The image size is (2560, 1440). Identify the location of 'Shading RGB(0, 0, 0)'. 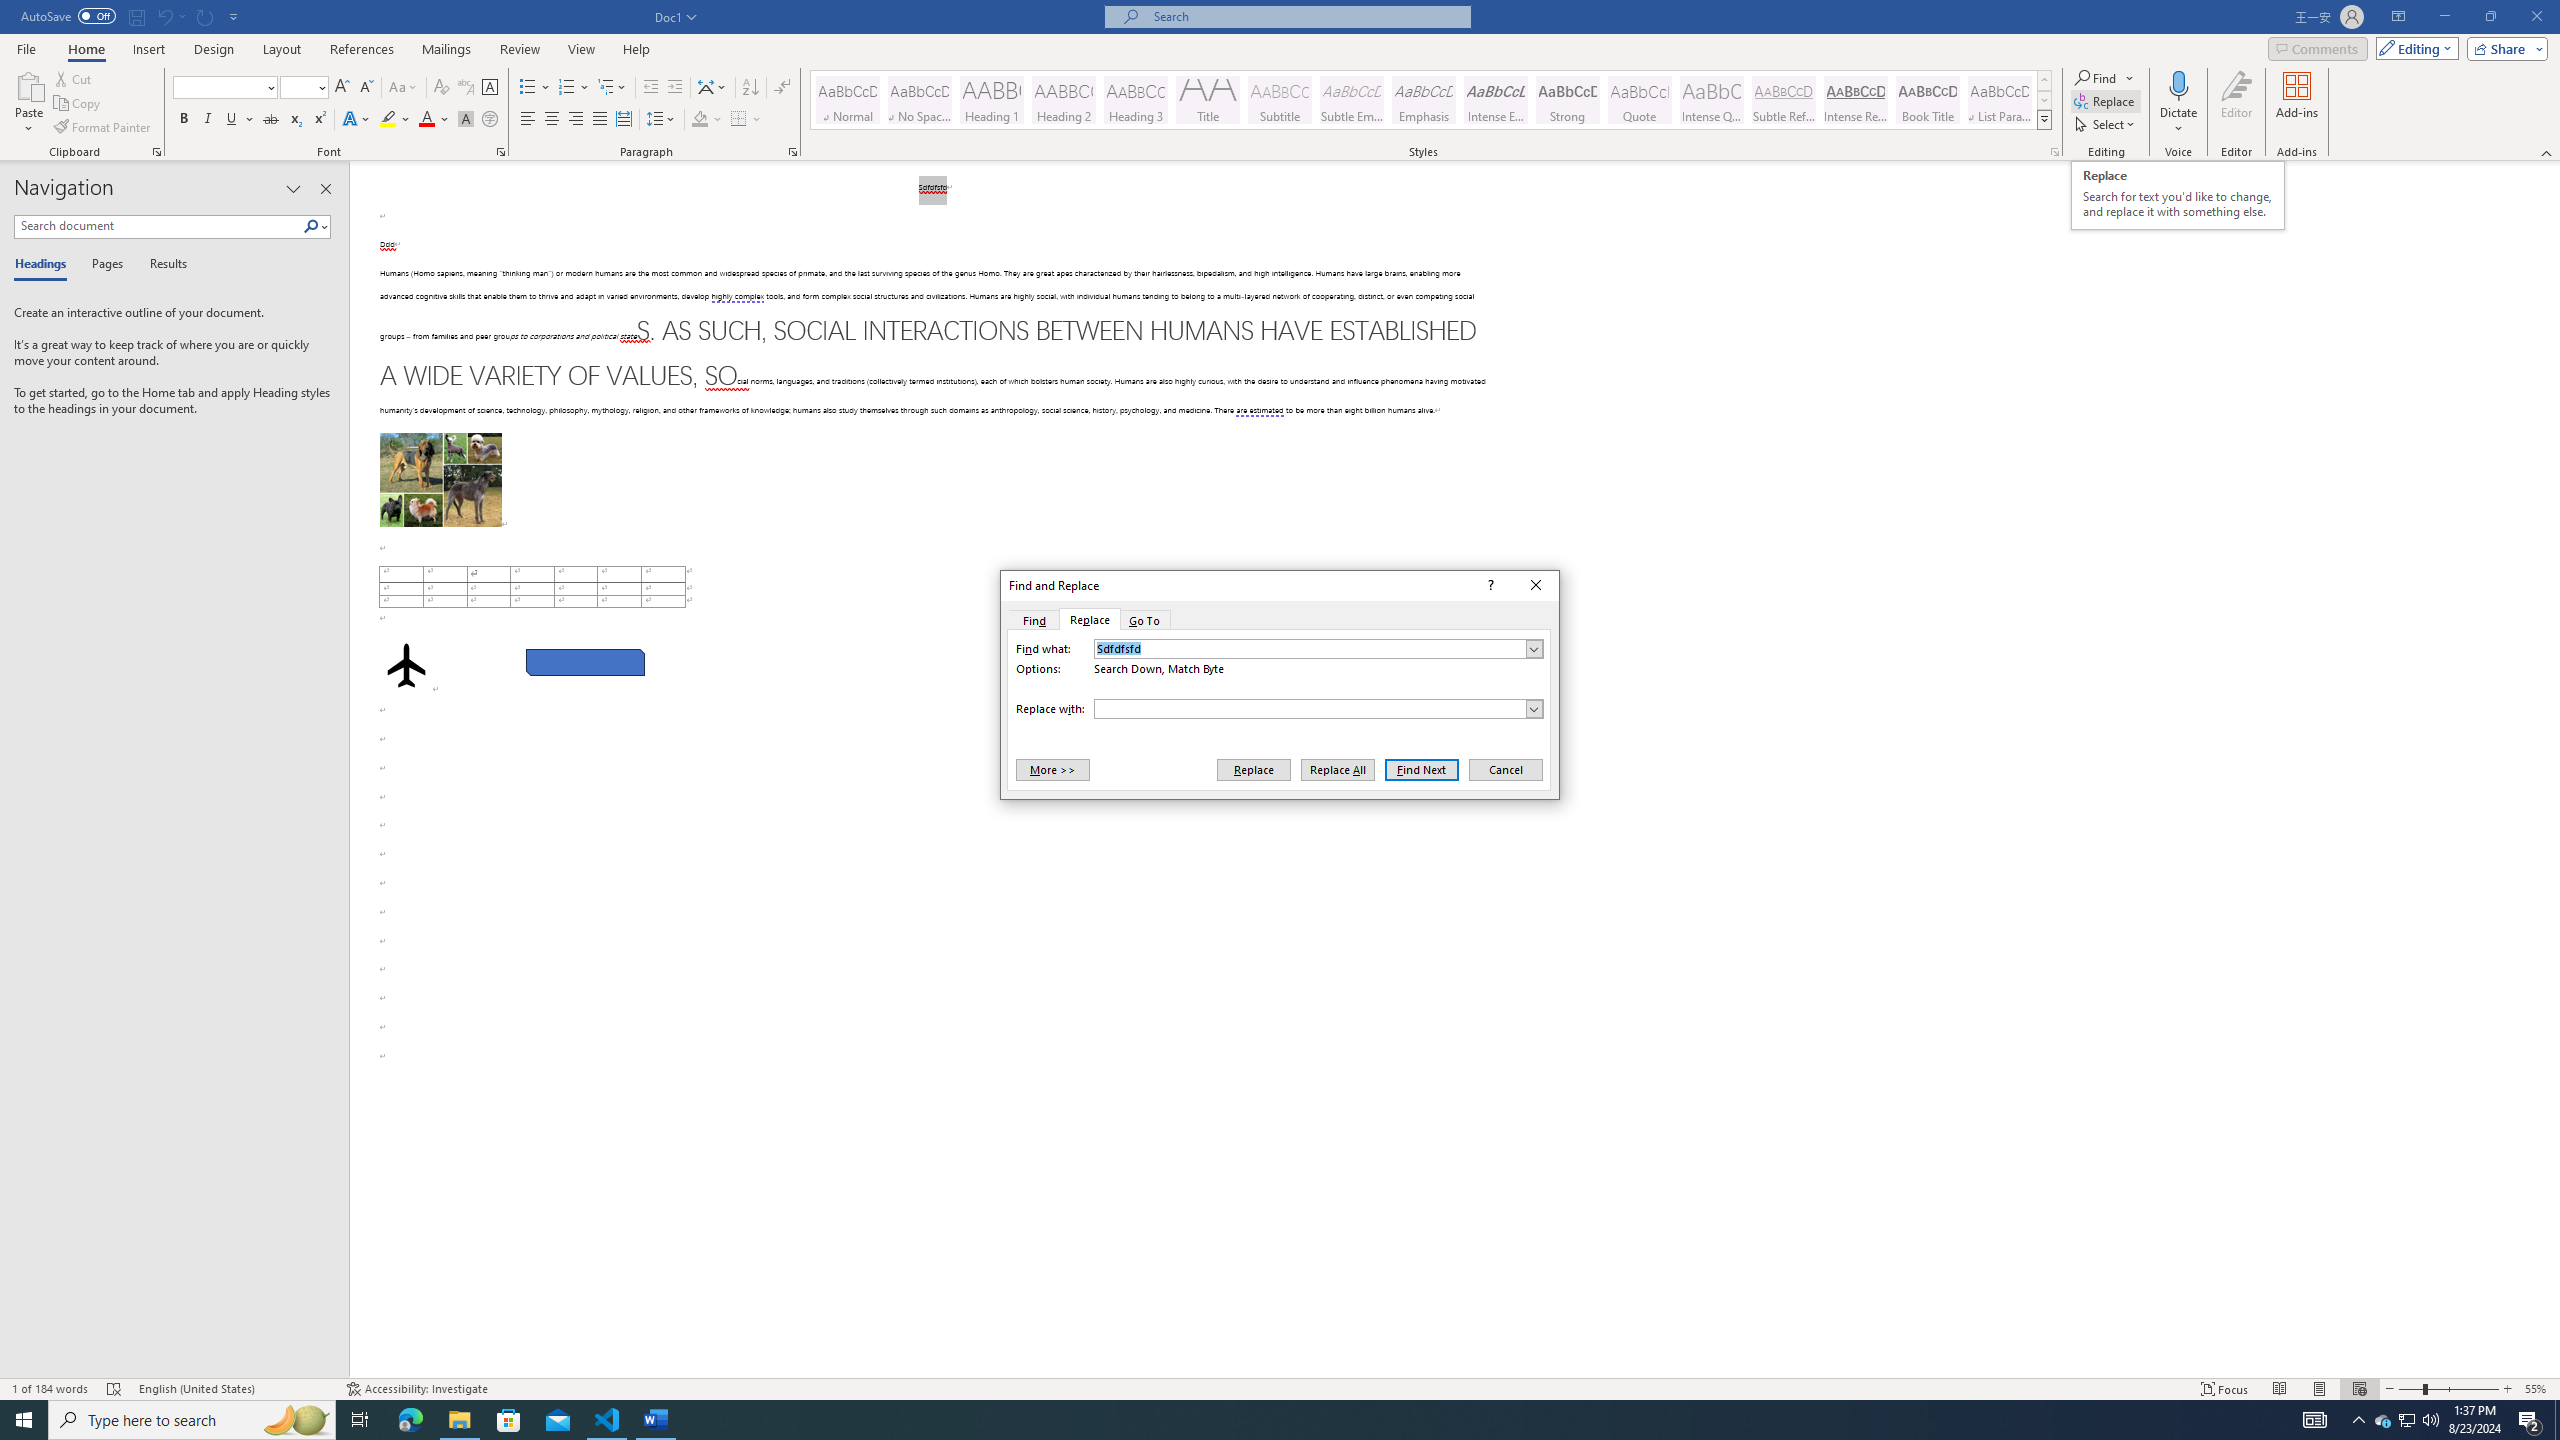
(700, 118).